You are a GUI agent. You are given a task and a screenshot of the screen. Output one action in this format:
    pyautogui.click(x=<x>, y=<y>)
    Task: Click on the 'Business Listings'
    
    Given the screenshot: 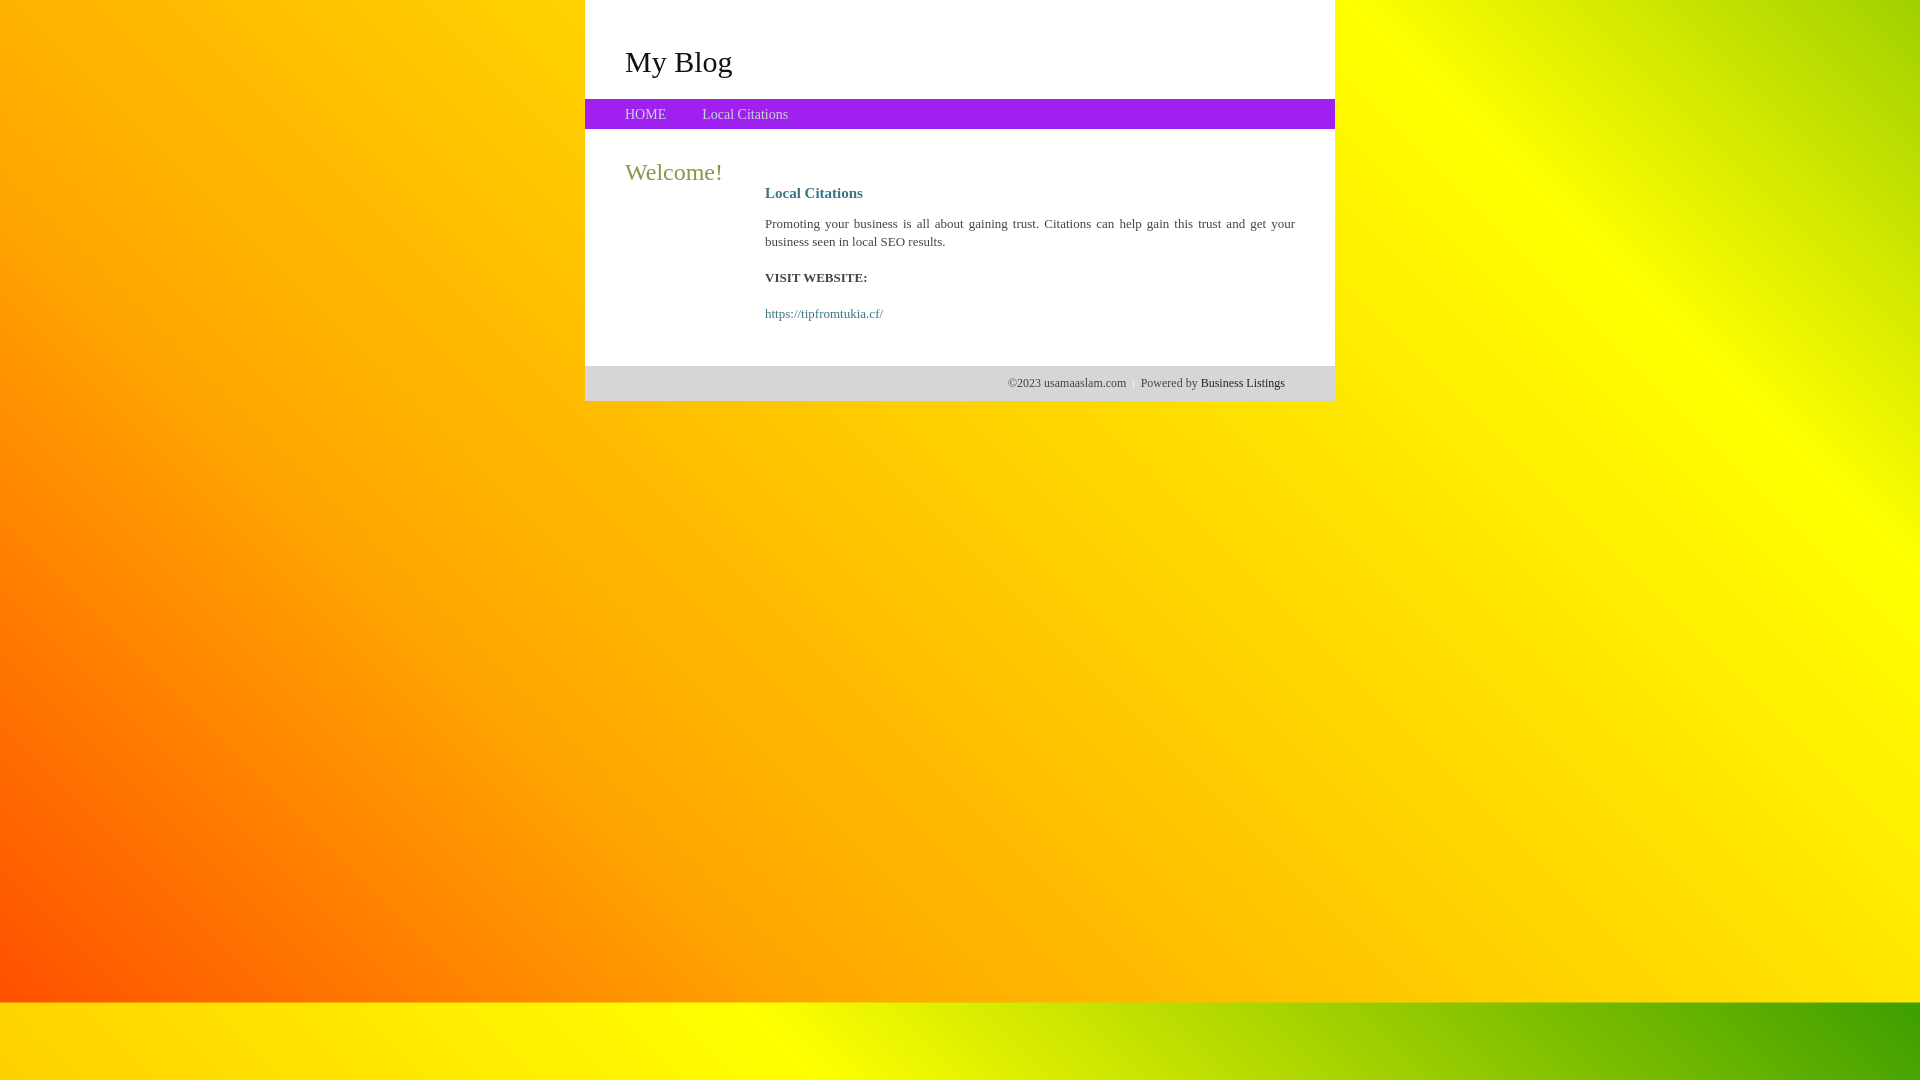 What is the action you would take?
    pyautogui.click(x=1242, y=382)
    